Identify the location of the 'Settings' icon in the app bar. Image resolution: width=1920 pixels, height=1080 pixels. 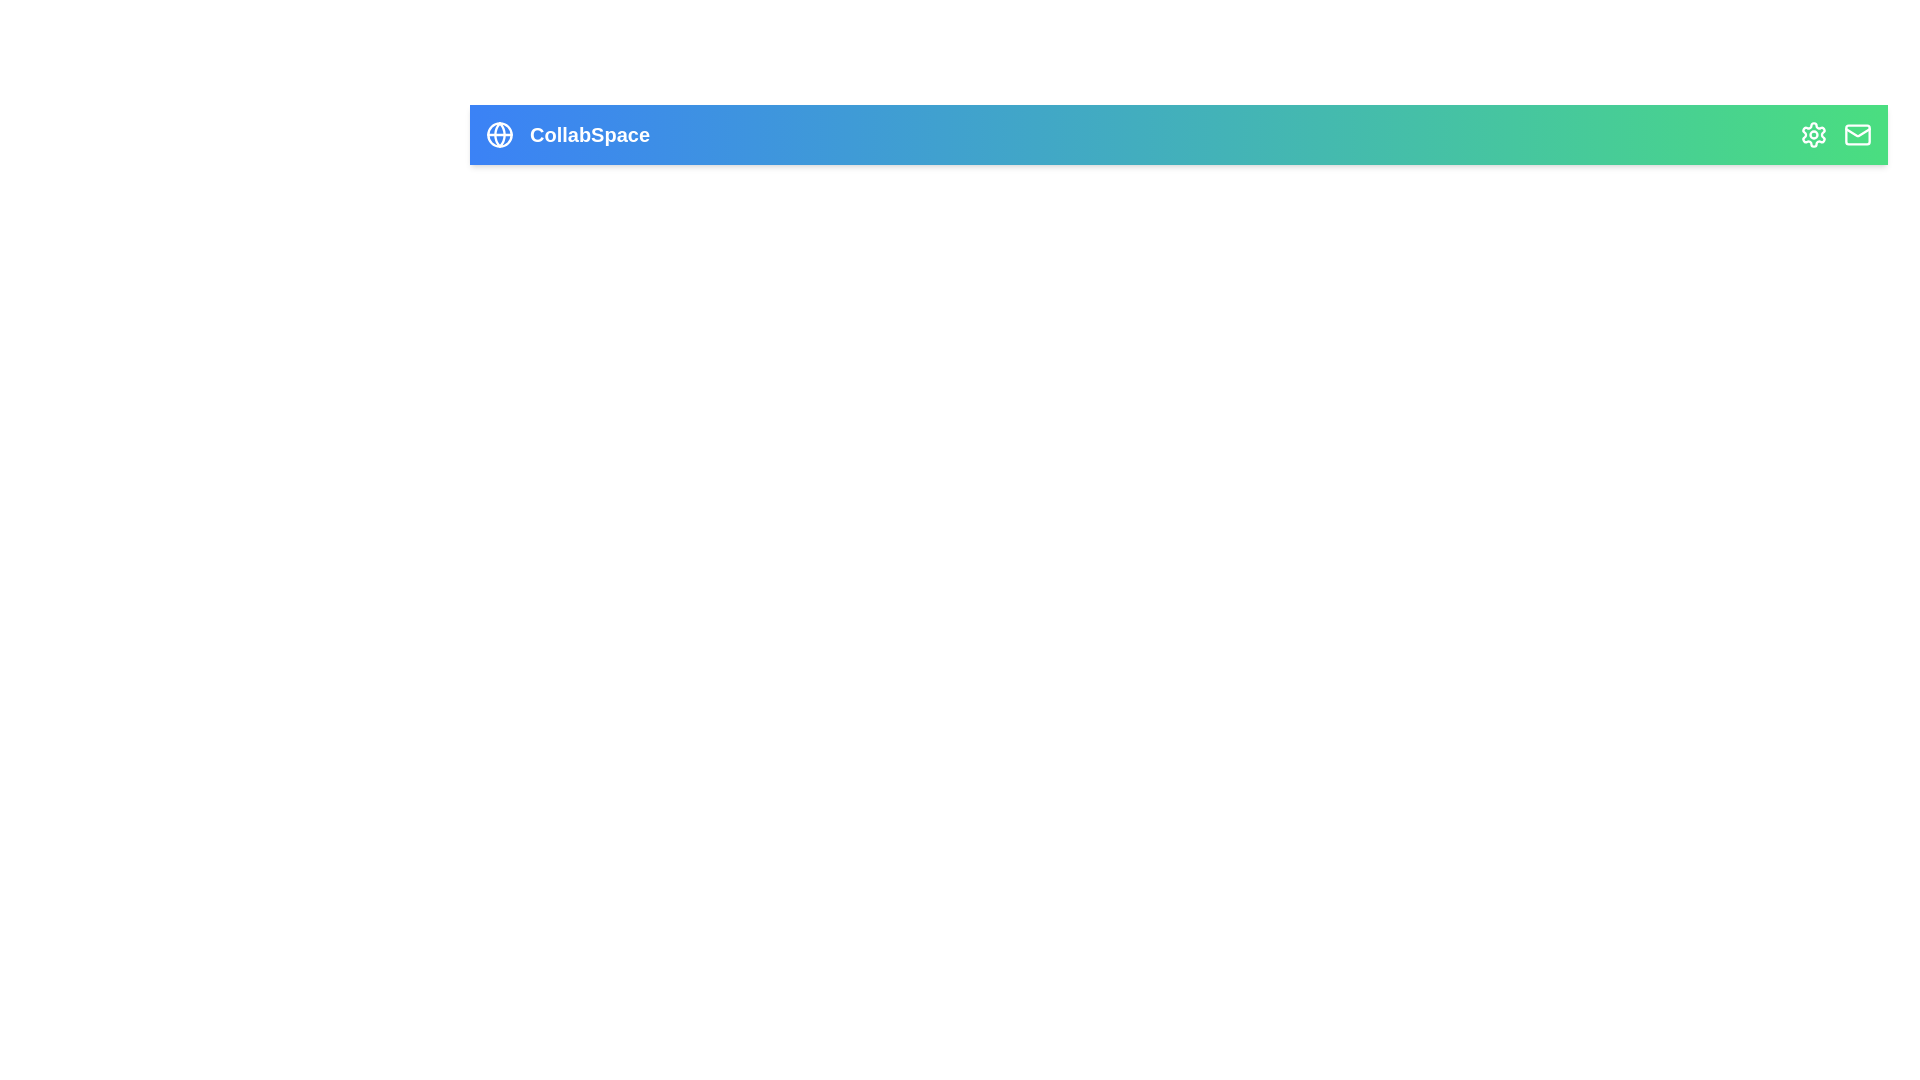
(1814, 135).